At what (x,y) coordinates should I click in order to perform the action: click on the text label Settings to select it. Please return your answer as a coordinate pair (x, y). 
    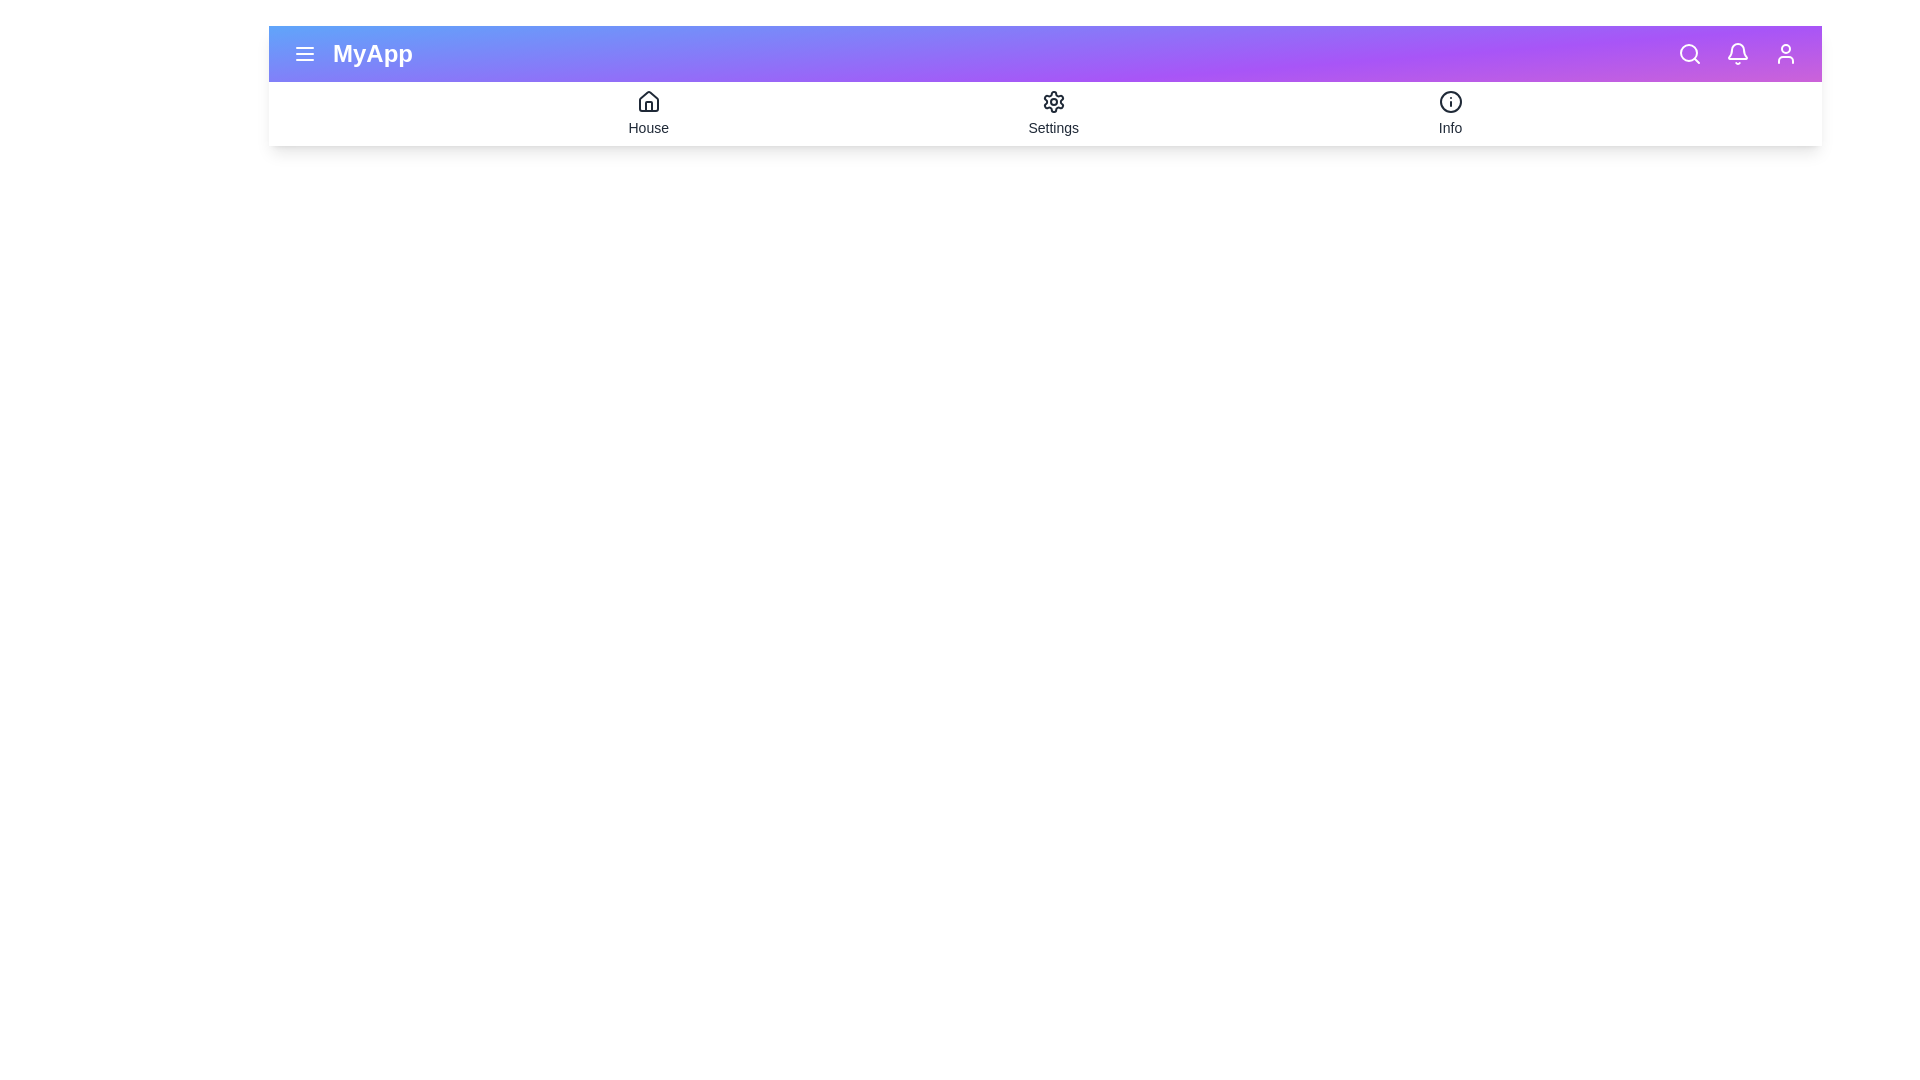
    Looking at the image, I should click on (1052, 127).